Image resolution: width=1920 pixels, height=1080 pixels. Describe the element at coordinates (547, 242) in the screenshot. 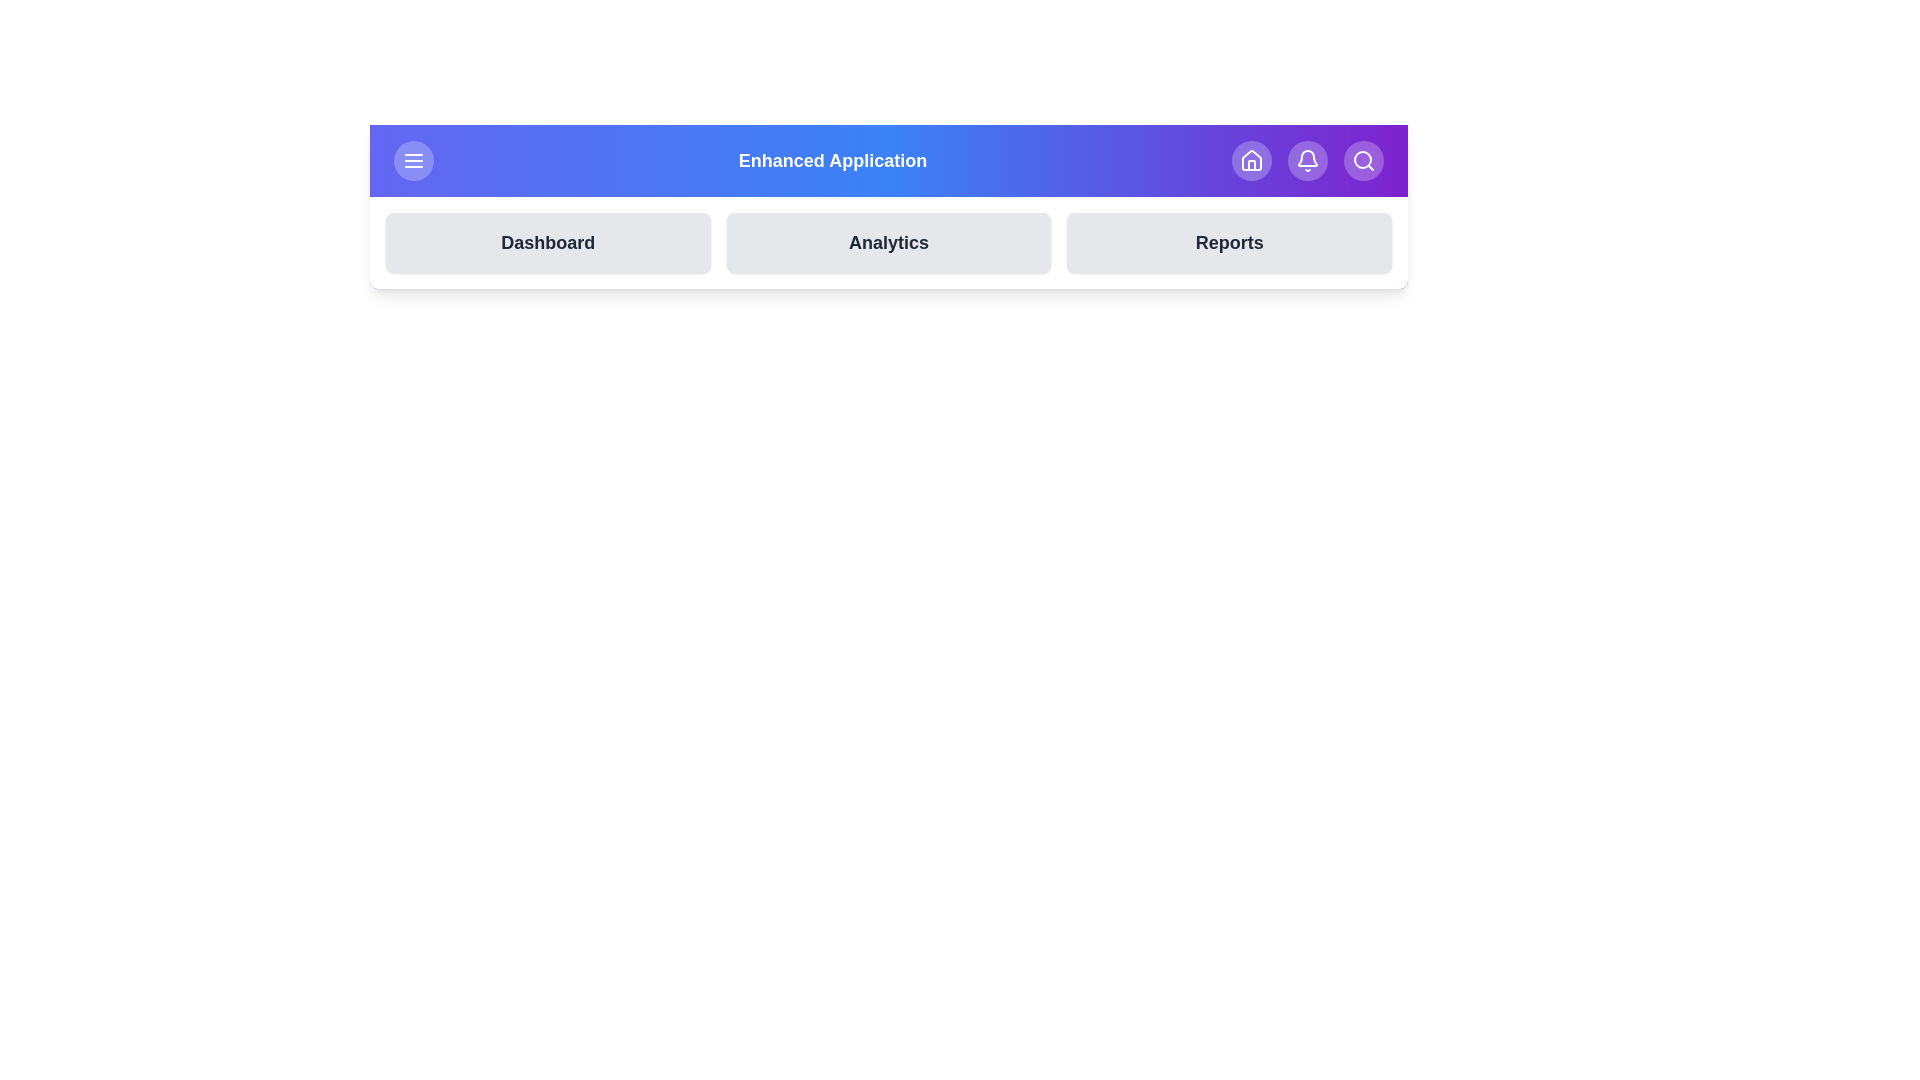

I see `the 'Dashboard' button` at that location.